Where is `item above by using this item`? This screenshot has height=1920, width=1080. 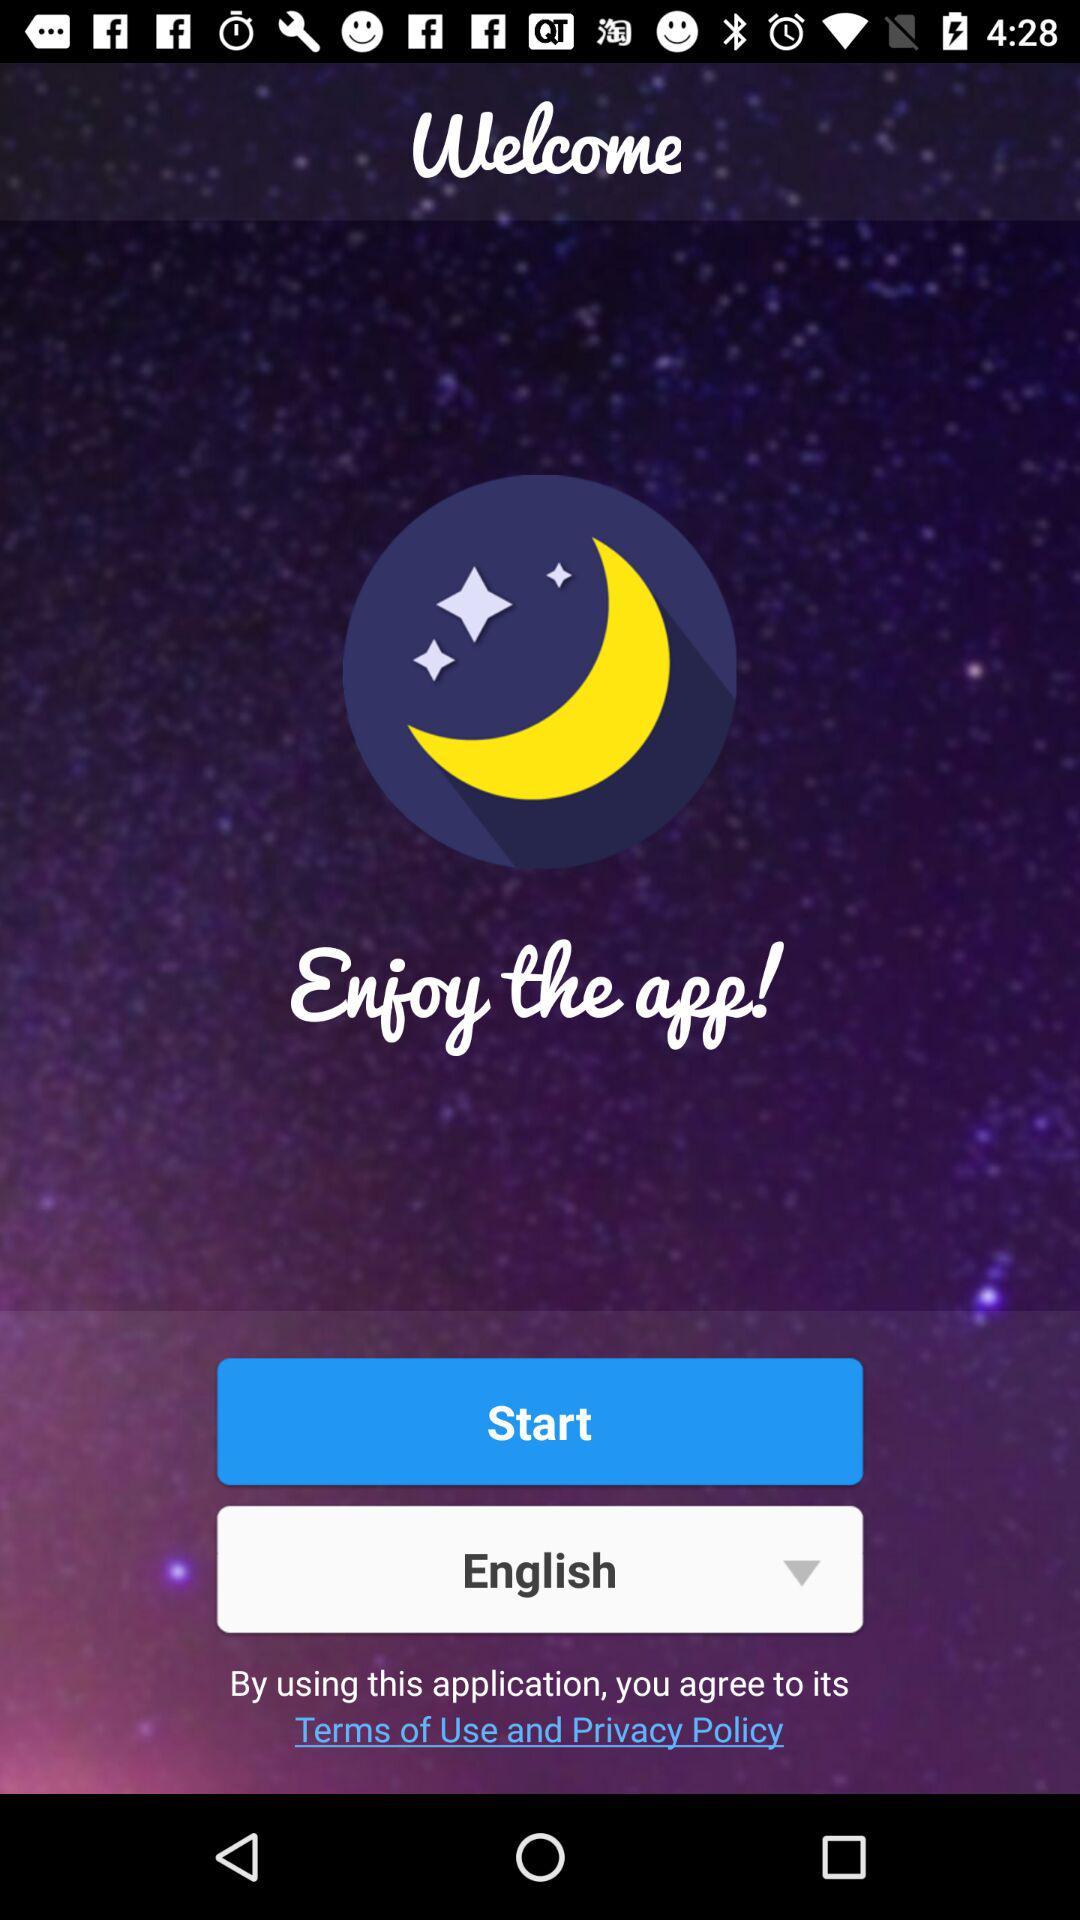
item above by using this item is located at coordinates (538, 1568).